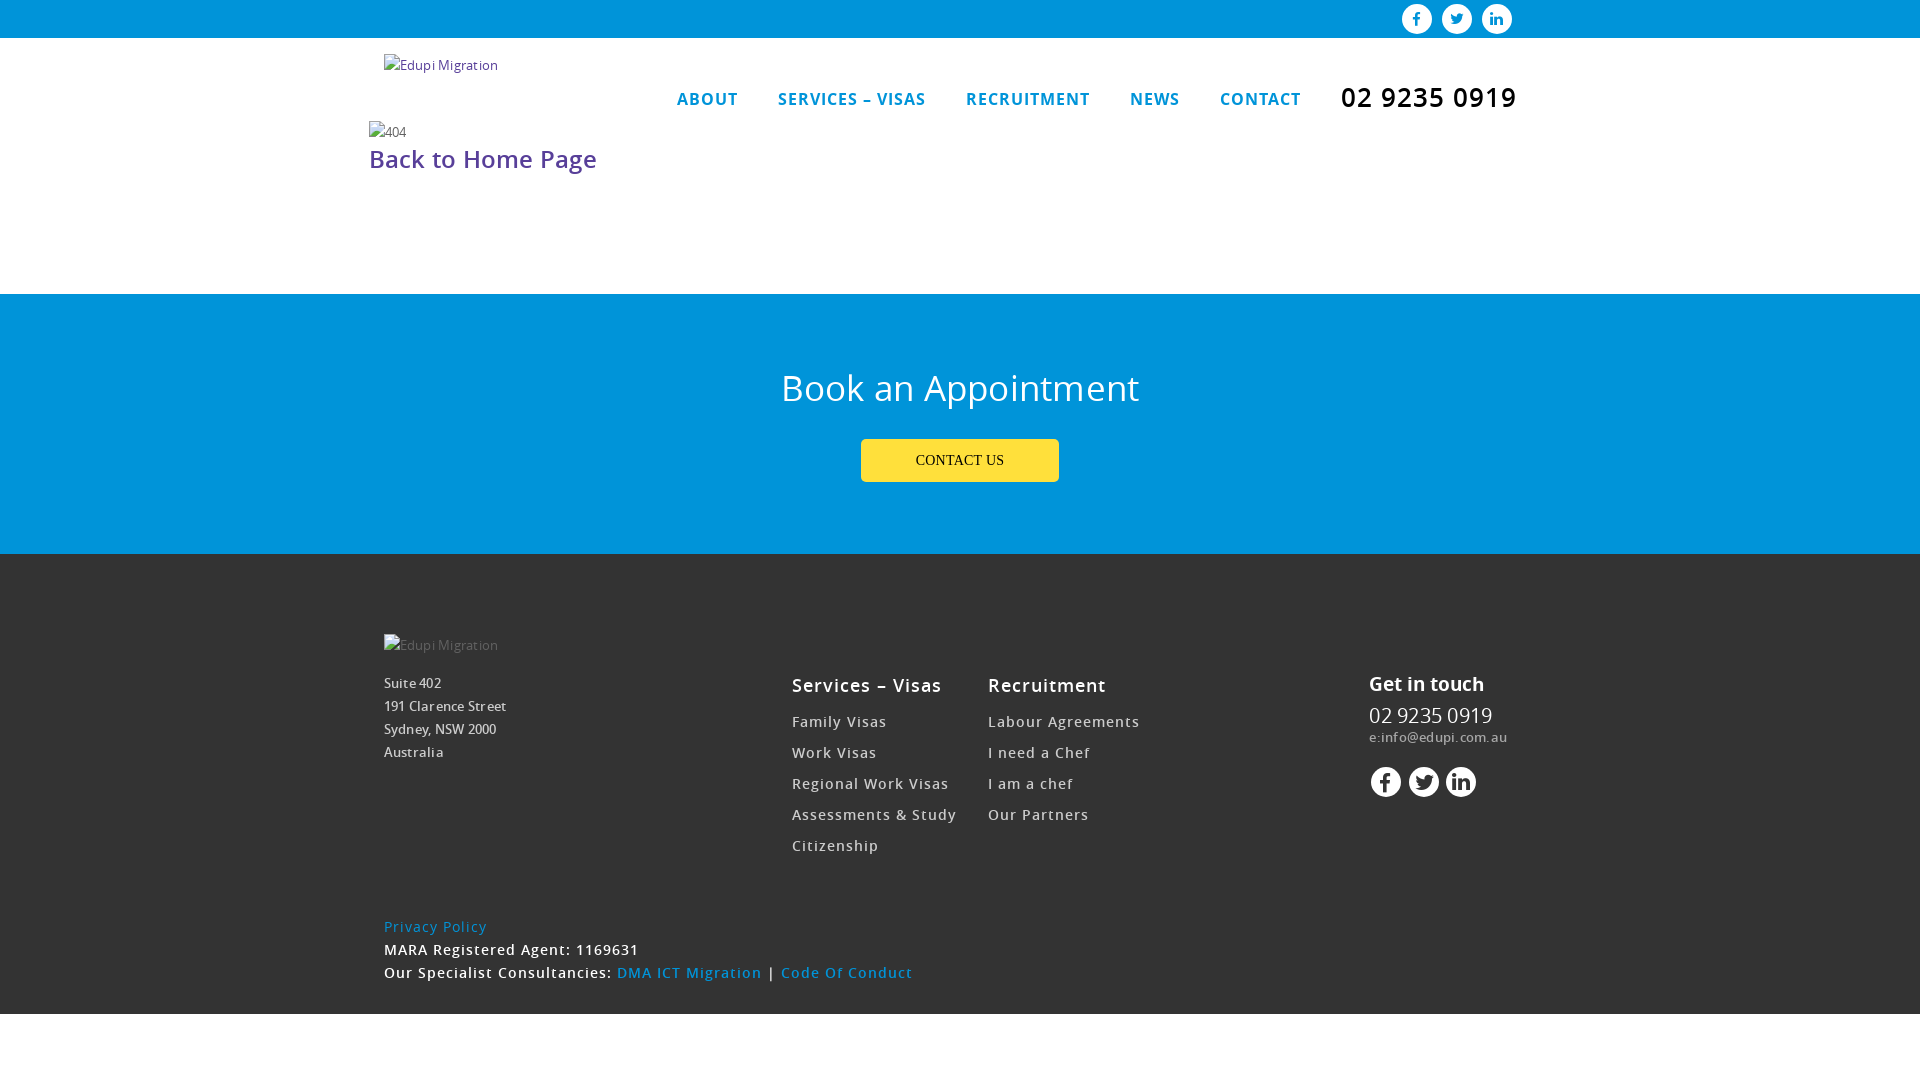 The height and width of the screenshot is (1080, 1920). Describe the element at coordinates (988, 721) in the screenshot. I see `'Labour Agreements'` at that location.